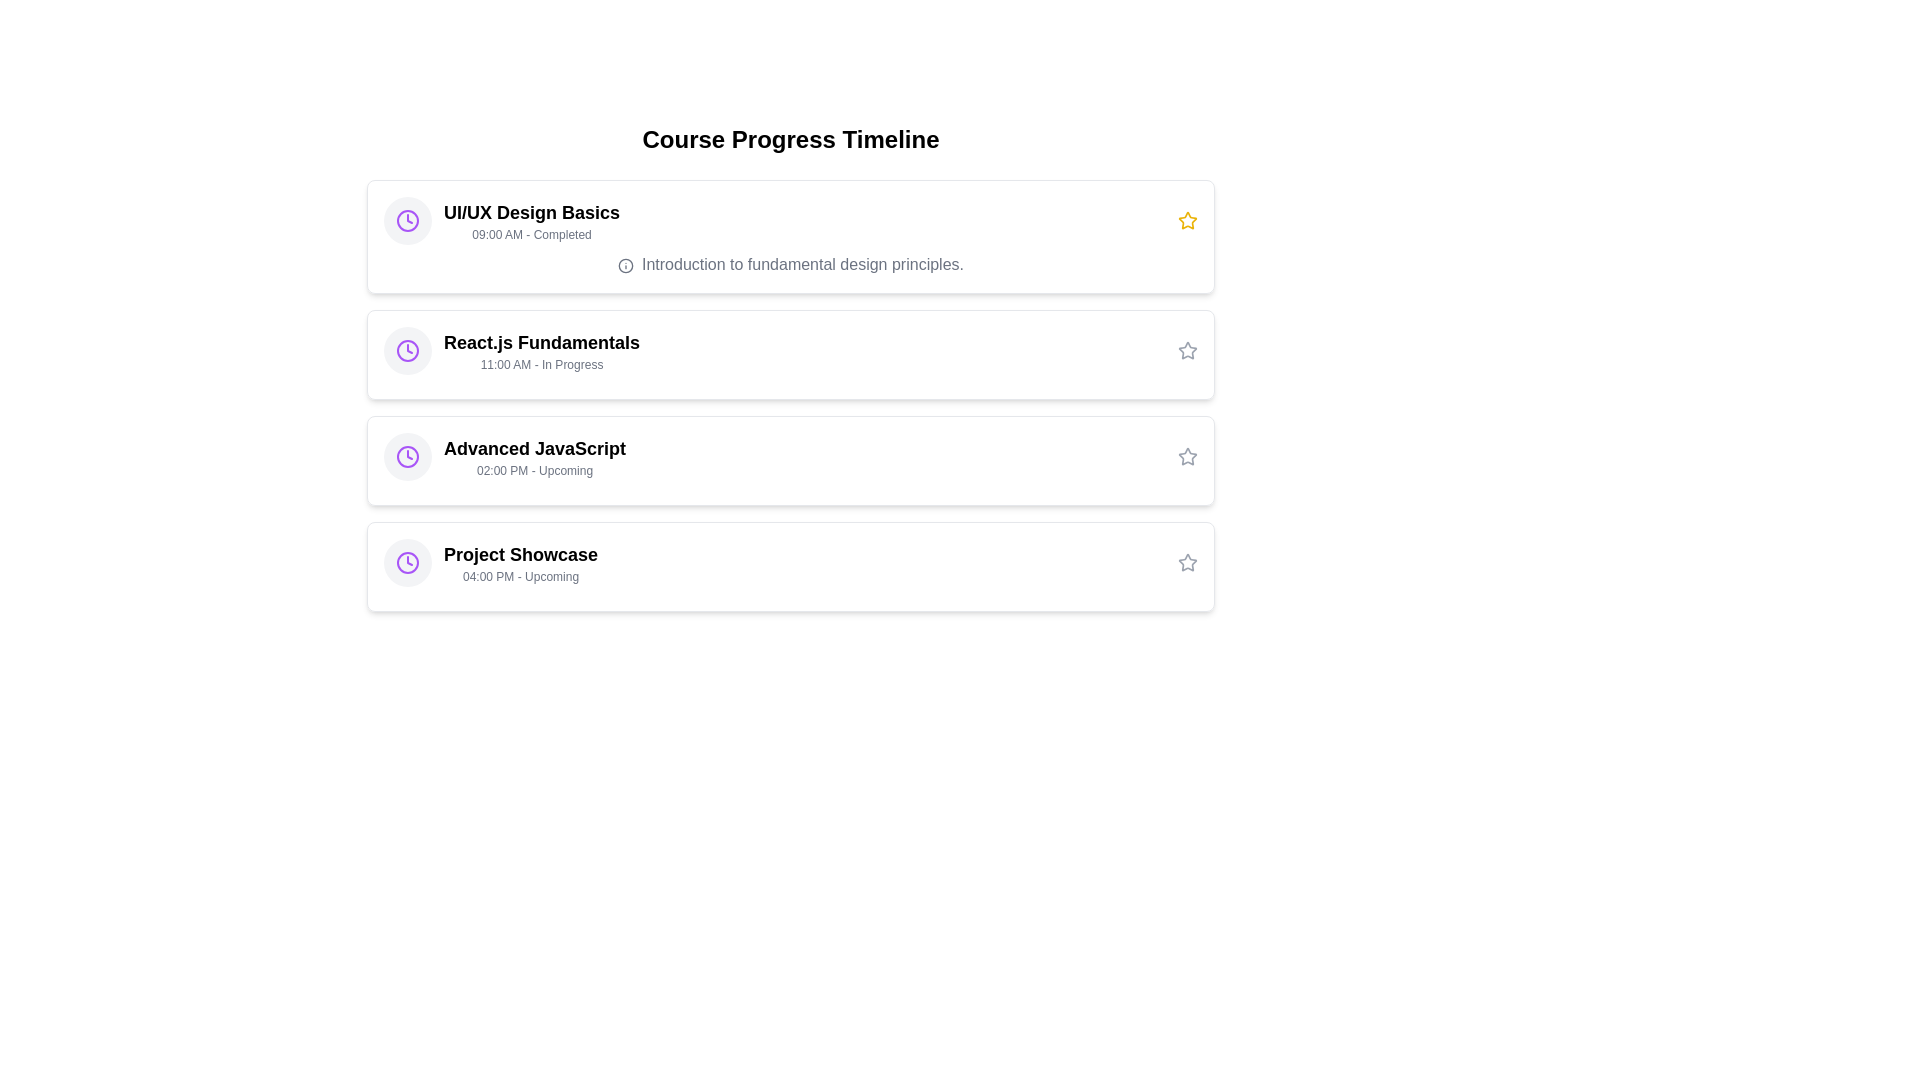 The height and width of the screenshot is (1080, 1920). What do you see at coordinates (542, 365) in the screenshot?
I see `the text label displaying the schedule and status information '11:00 AM - In Progress', which is located directly beneath the header 'React.js Fundamentals' in the course card` at bounding box center [542, 365].